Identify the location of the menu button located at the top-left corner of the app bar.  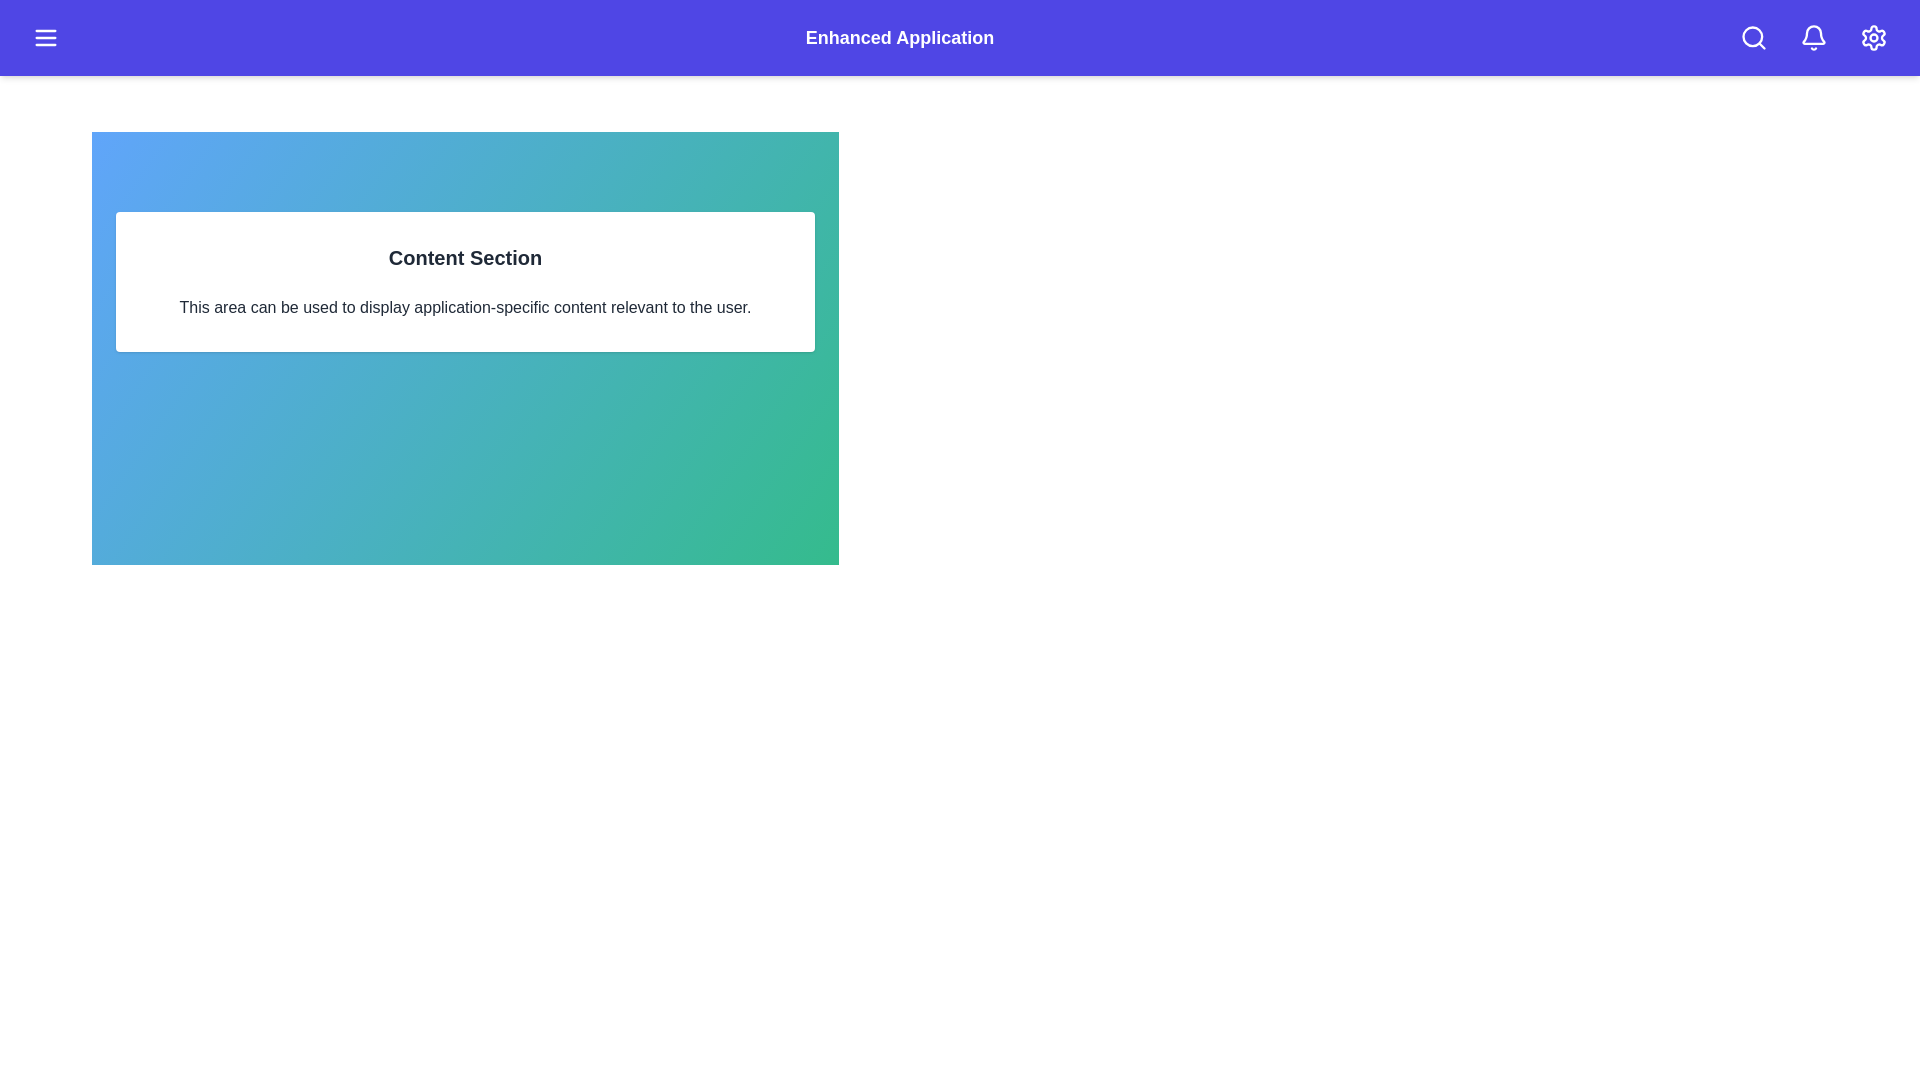
(46, 38).